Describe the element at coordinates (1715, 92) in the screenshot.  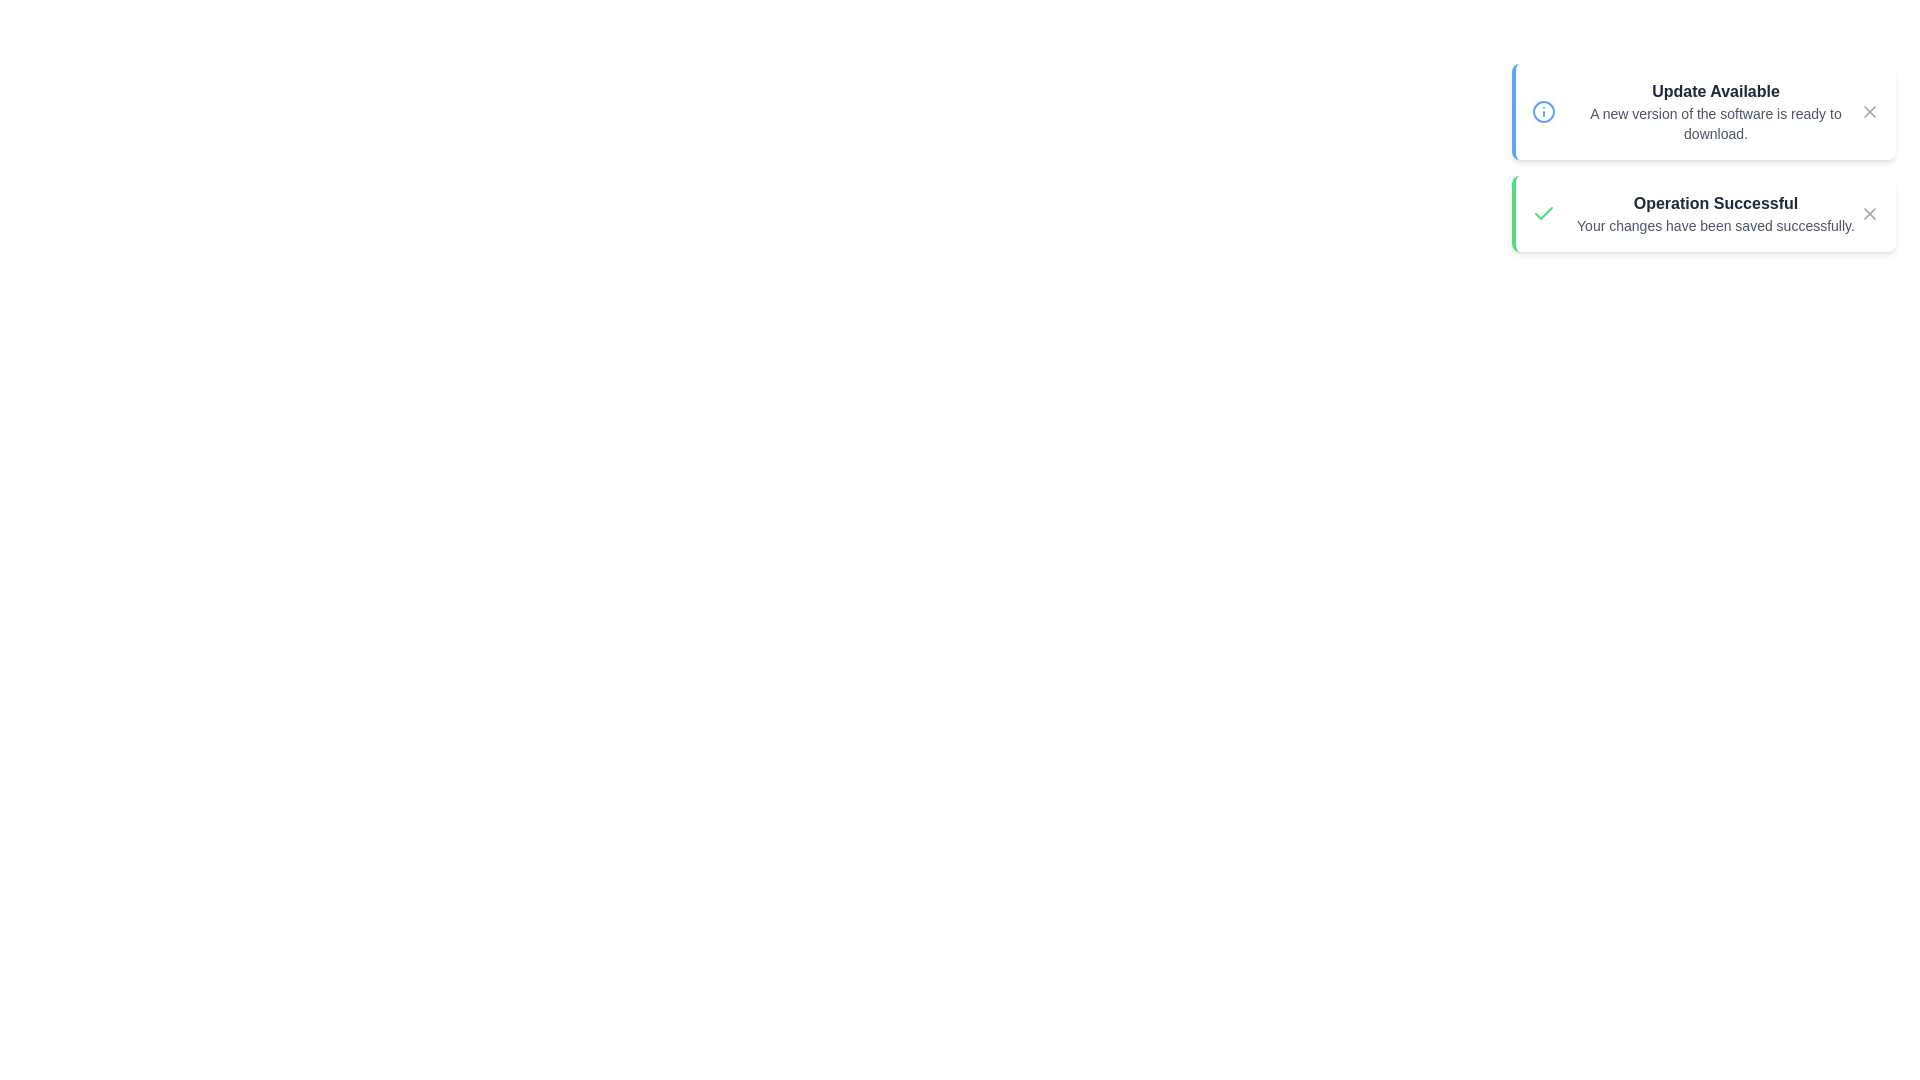
I see `text content of the Text Label that serves as the title of the notification message, positioned at the top of the notification box in the top-right section of the interface` at that location.